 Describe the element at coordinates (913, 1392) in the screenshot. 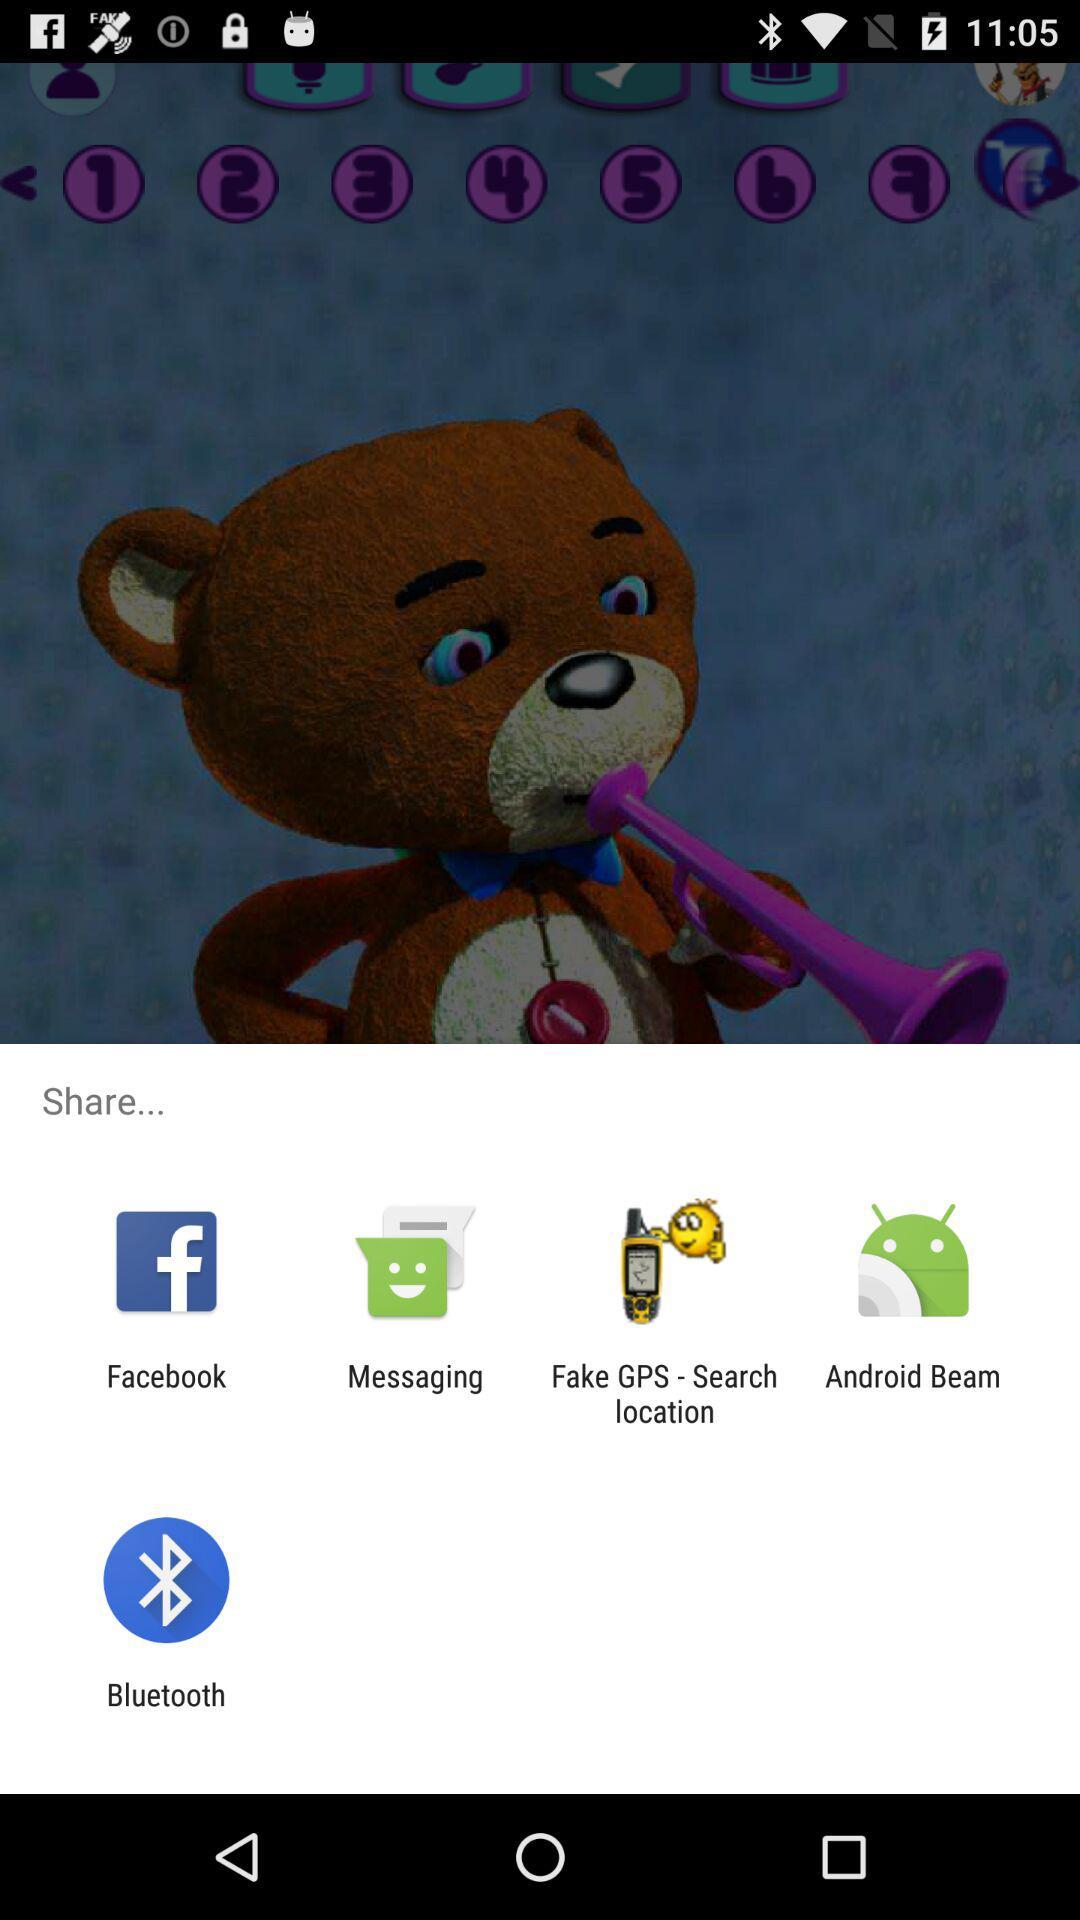

I see `the android beam icon` at that location.